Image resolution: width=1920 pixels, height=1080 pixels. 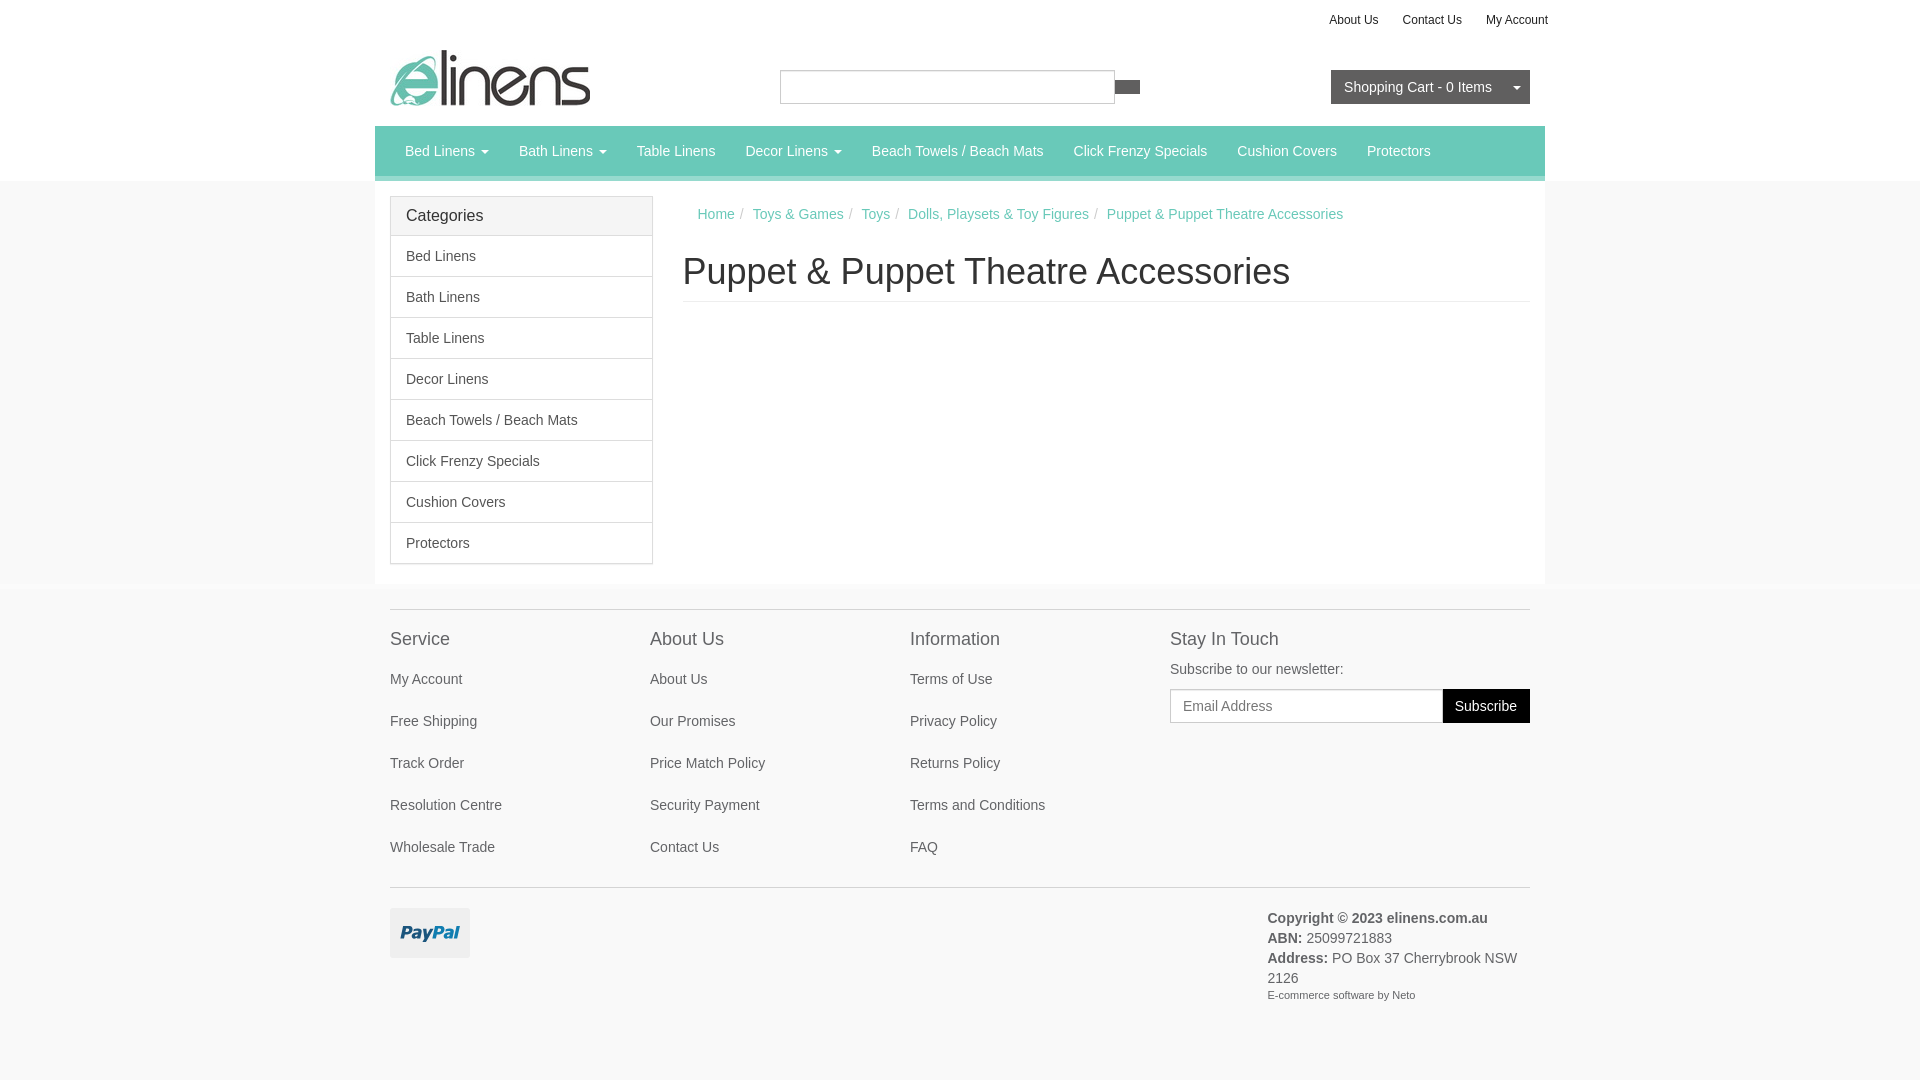 I want to click on 'Dolls, Playsets & Toy Figures', so click(x=998, y=213).